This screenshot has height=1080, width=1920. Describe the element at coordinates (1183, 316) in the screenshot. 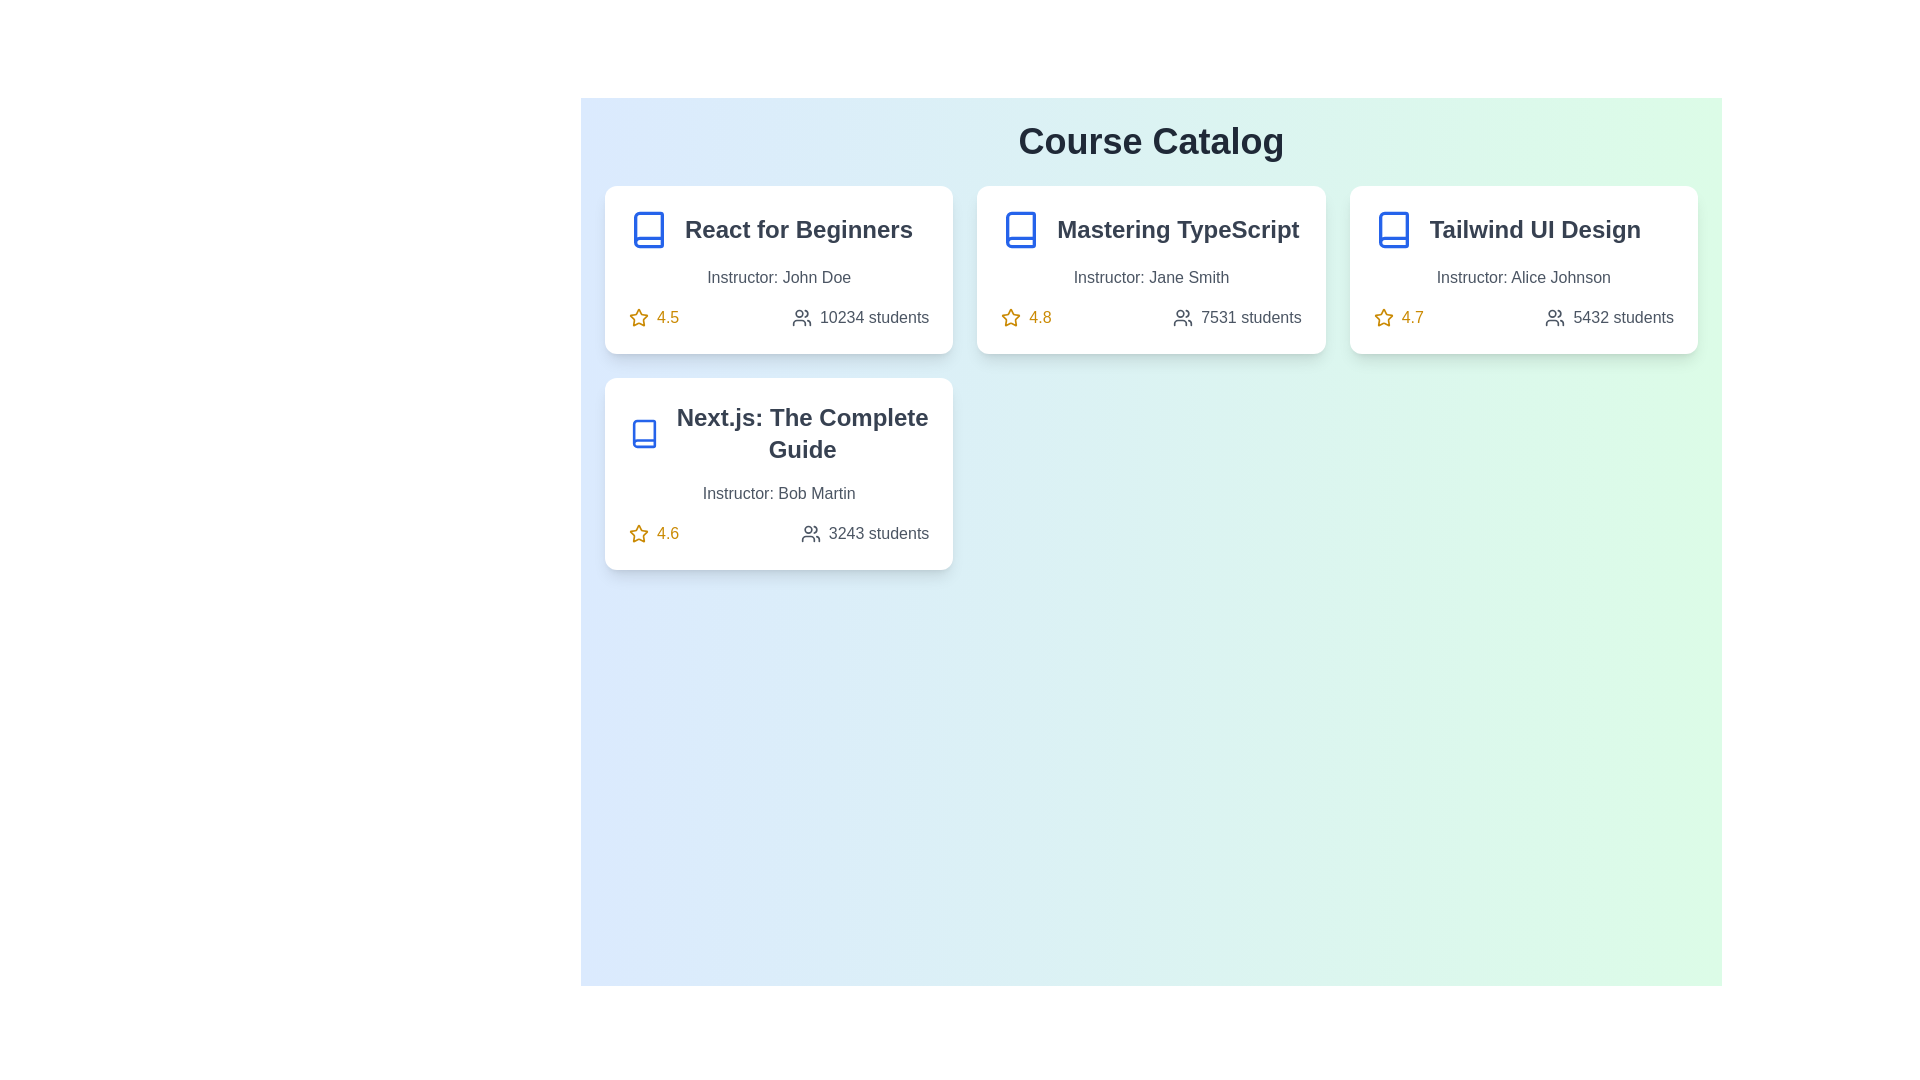

I see `the icon representing the number of students enrolled in the 'Mastering TypeScript' module, located to the left of the text '7531 students'` at that location.